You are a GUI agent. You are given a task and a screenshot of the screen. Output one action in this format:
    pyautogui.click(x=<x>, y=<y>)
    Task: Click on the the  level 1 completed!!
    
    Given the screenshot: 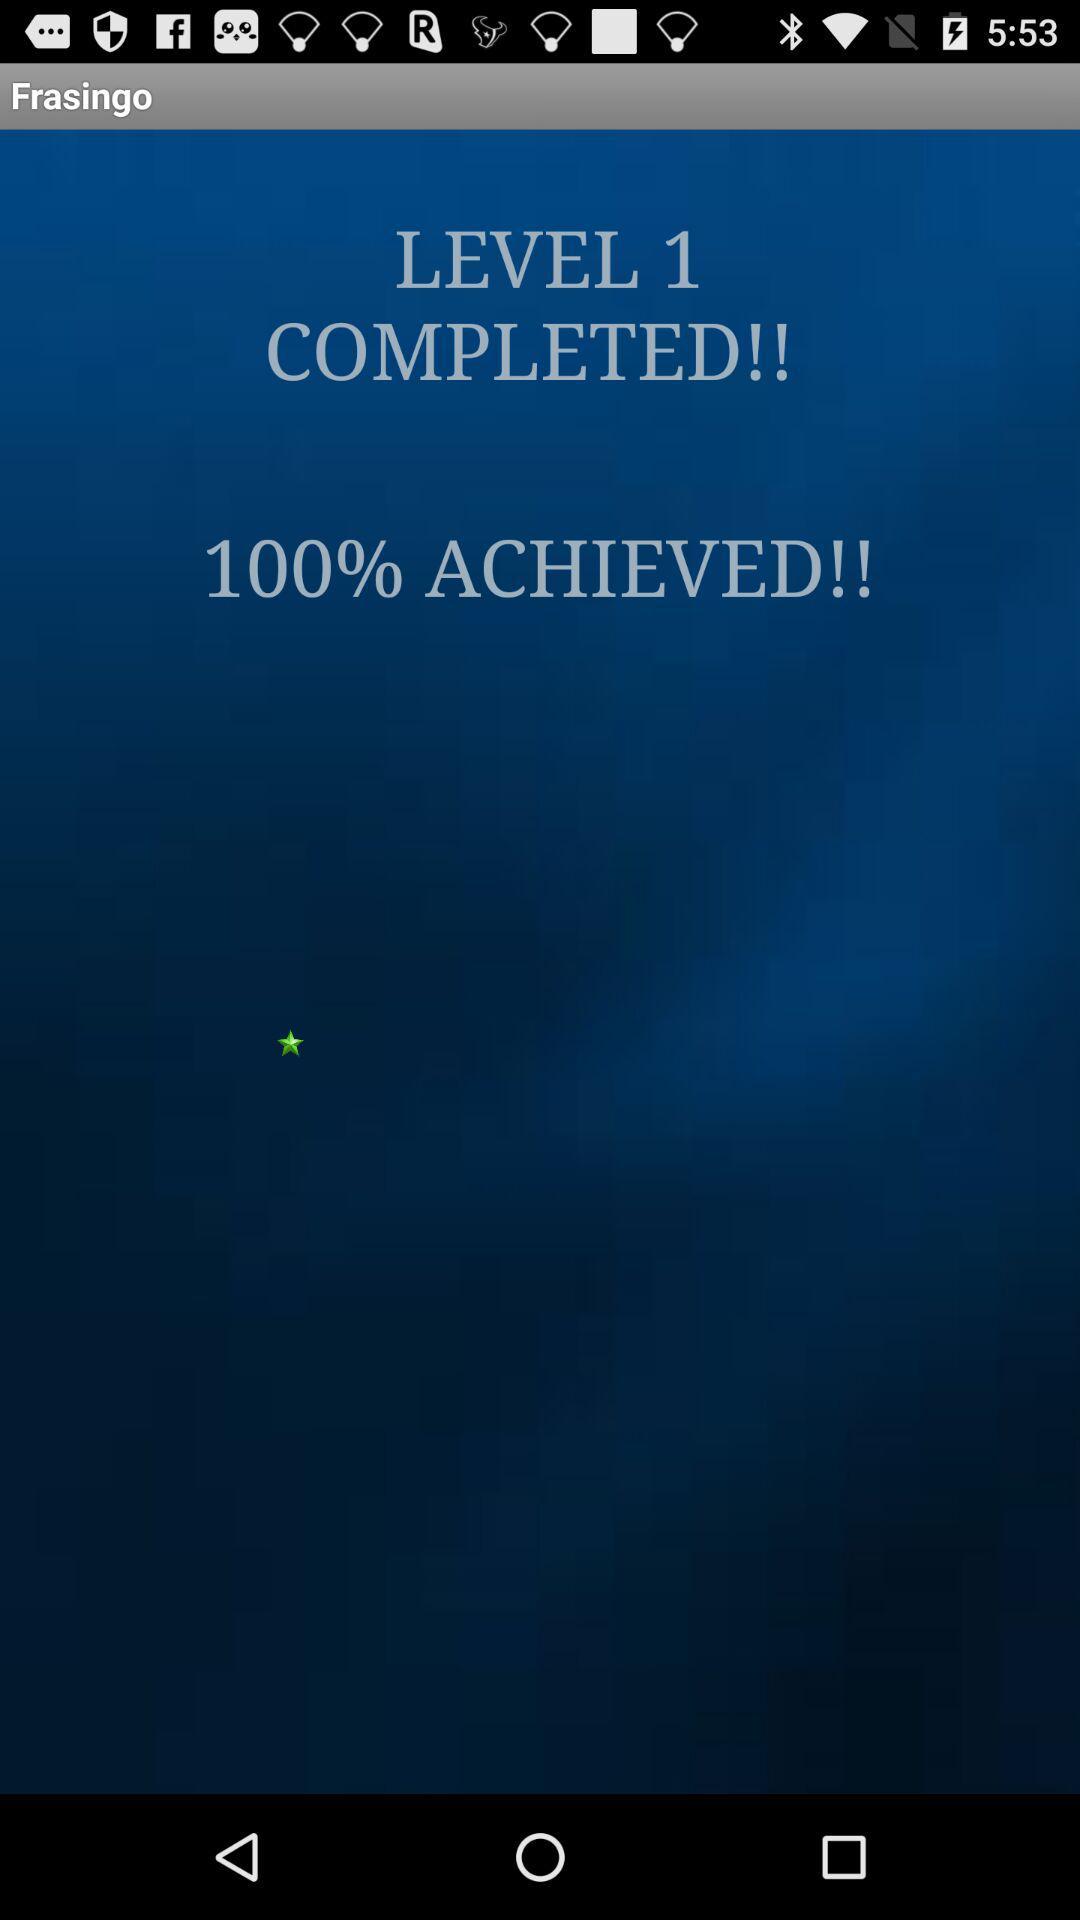 What is the action you would take?
    pyautogui.click(x=538, y=301)
    